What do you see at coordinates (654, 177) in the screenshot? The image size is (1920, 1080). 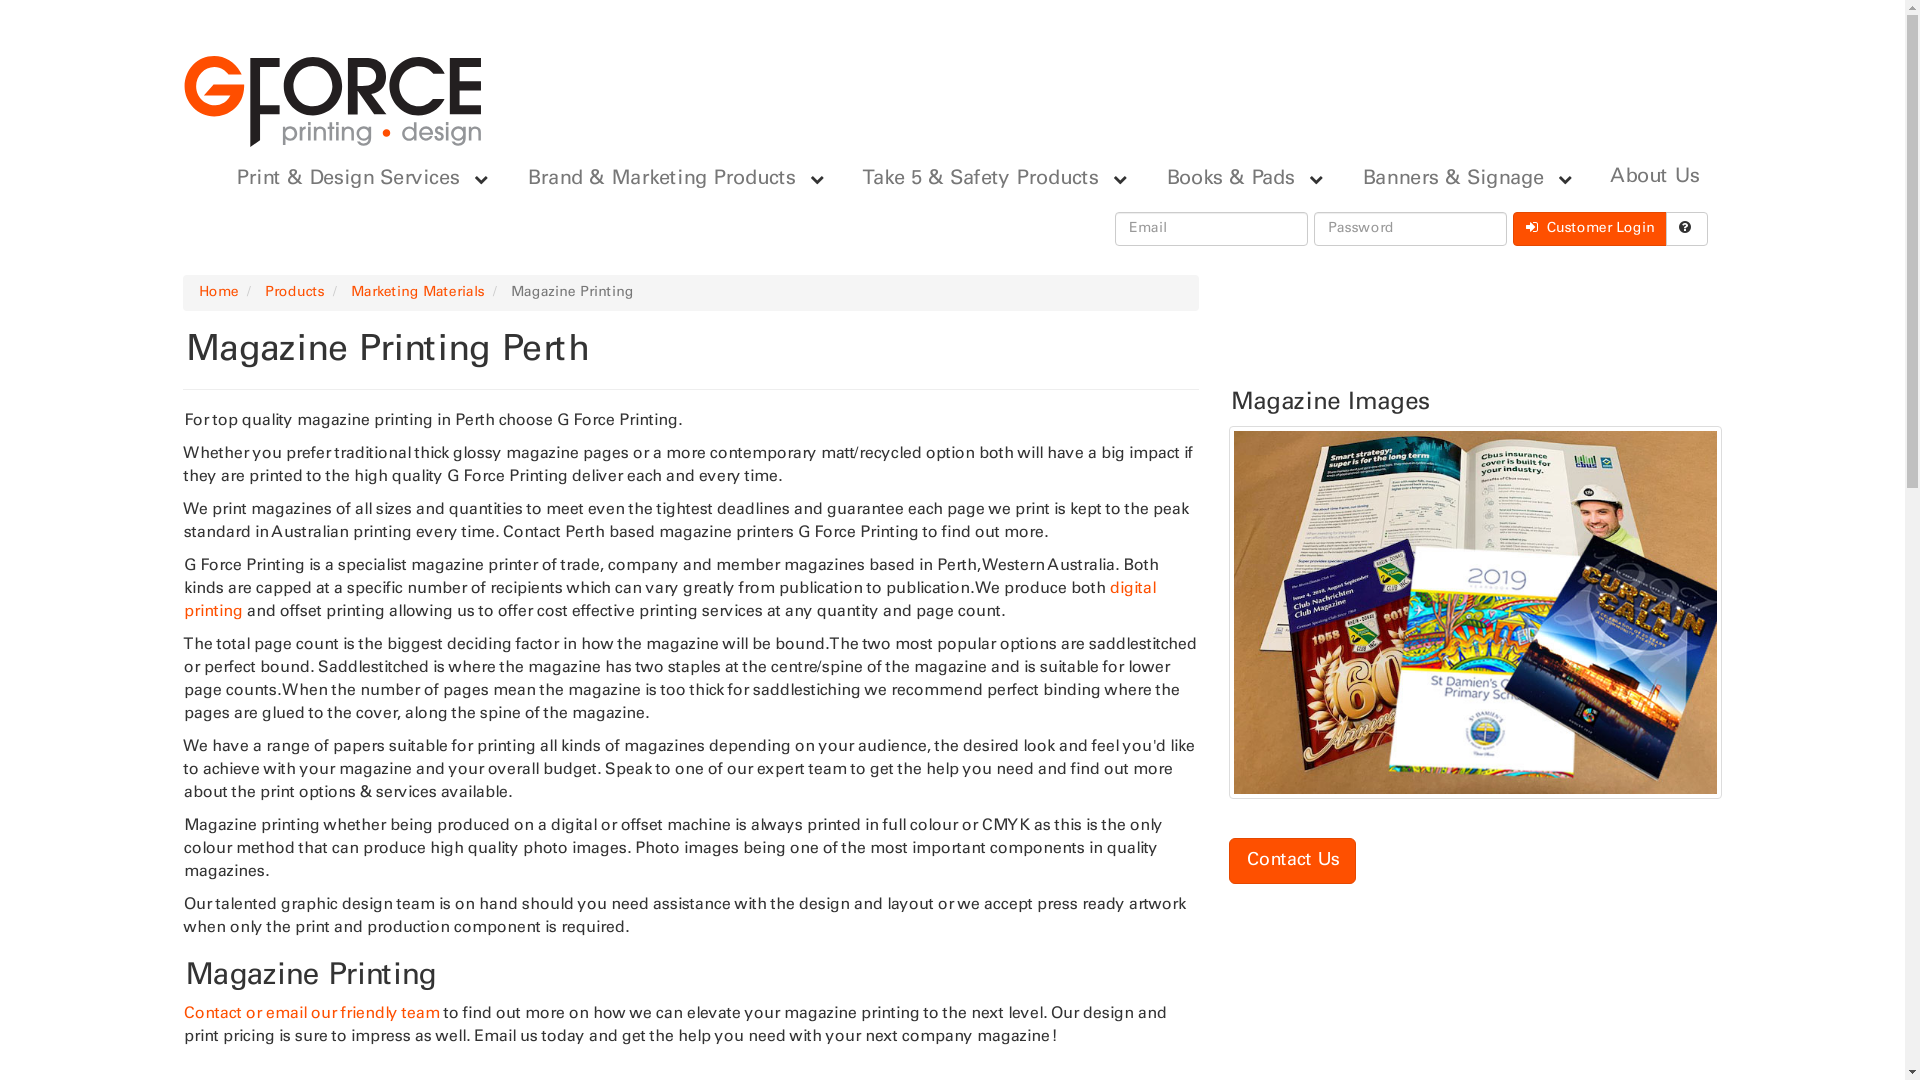 I see `'Brand & Marketing Products'` at bounding box center [654, 177].